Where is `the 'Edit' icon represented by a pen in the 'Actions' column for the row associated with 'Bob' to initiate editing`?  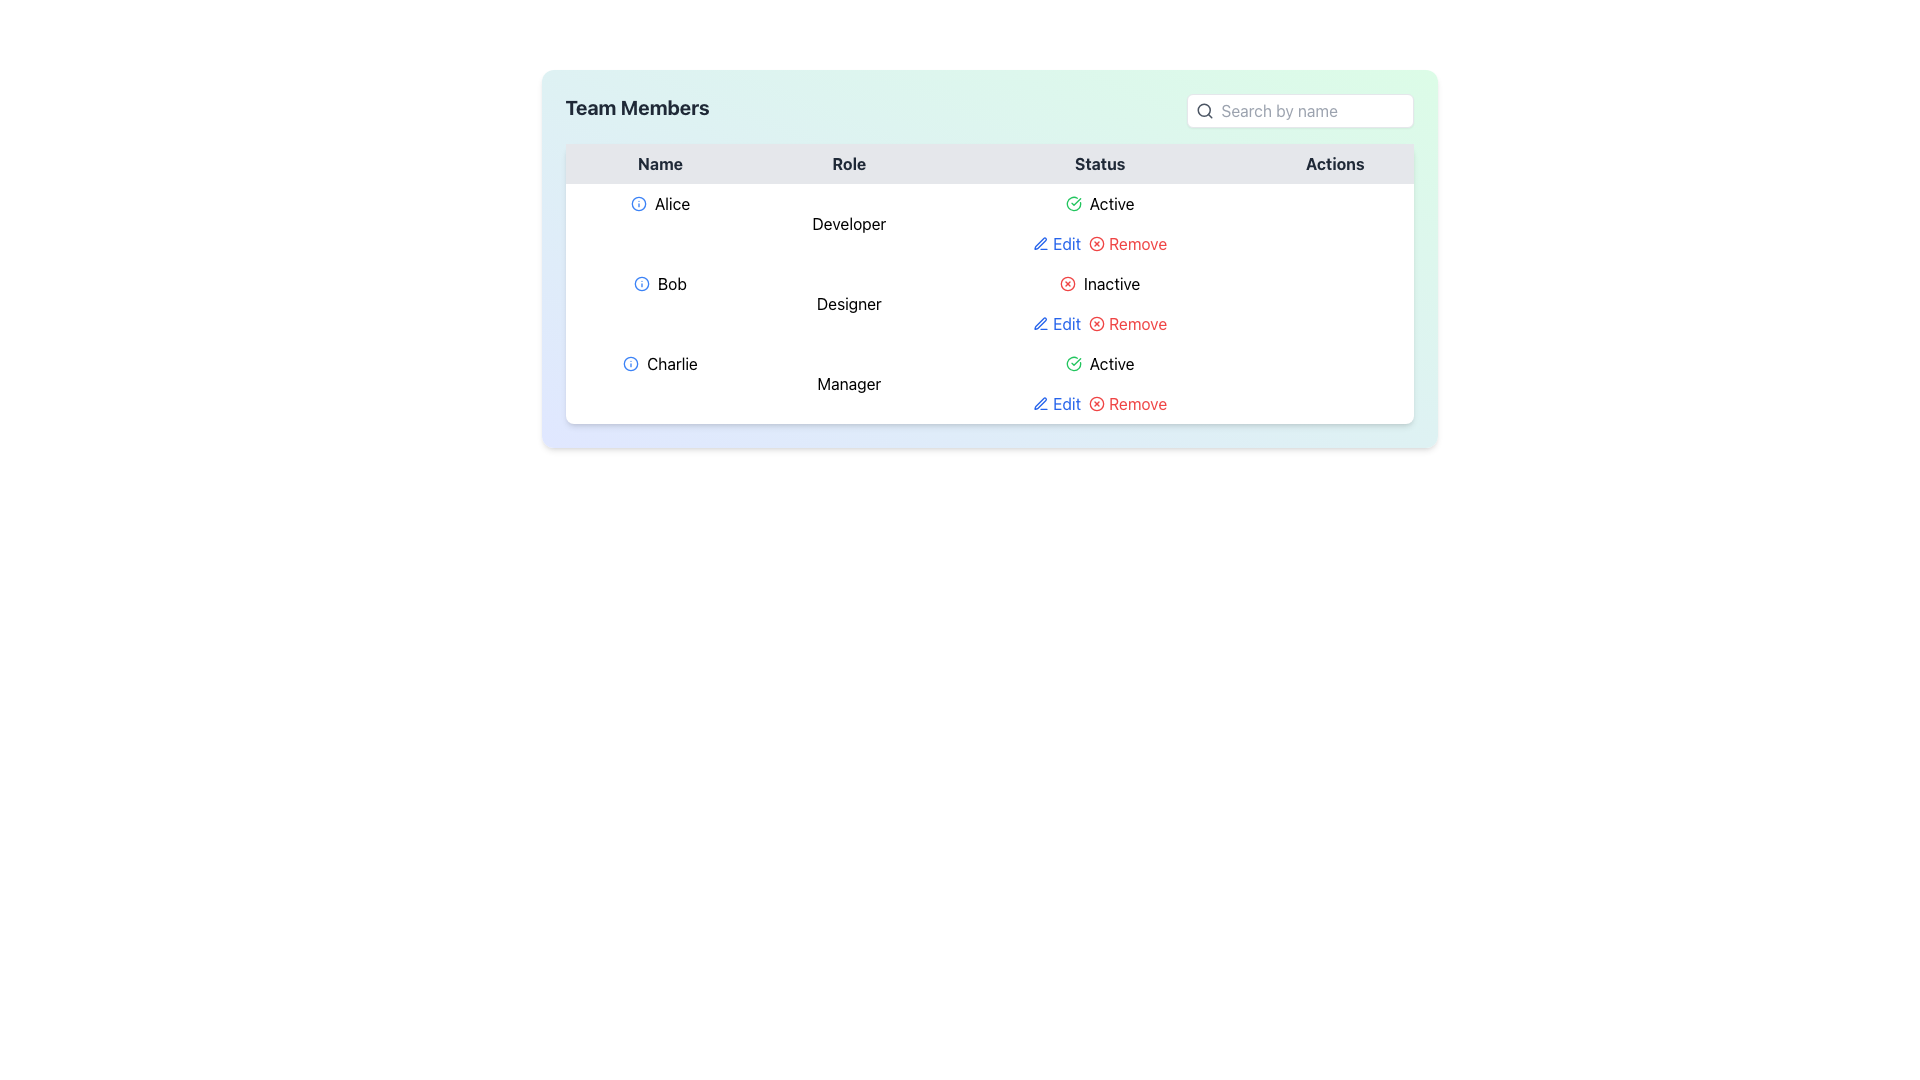
the 'Edit' icon represented by a pen in the 'Actions' column for the row associated with 'Bob' to initiate editing is located at coordinates (1040, 322).